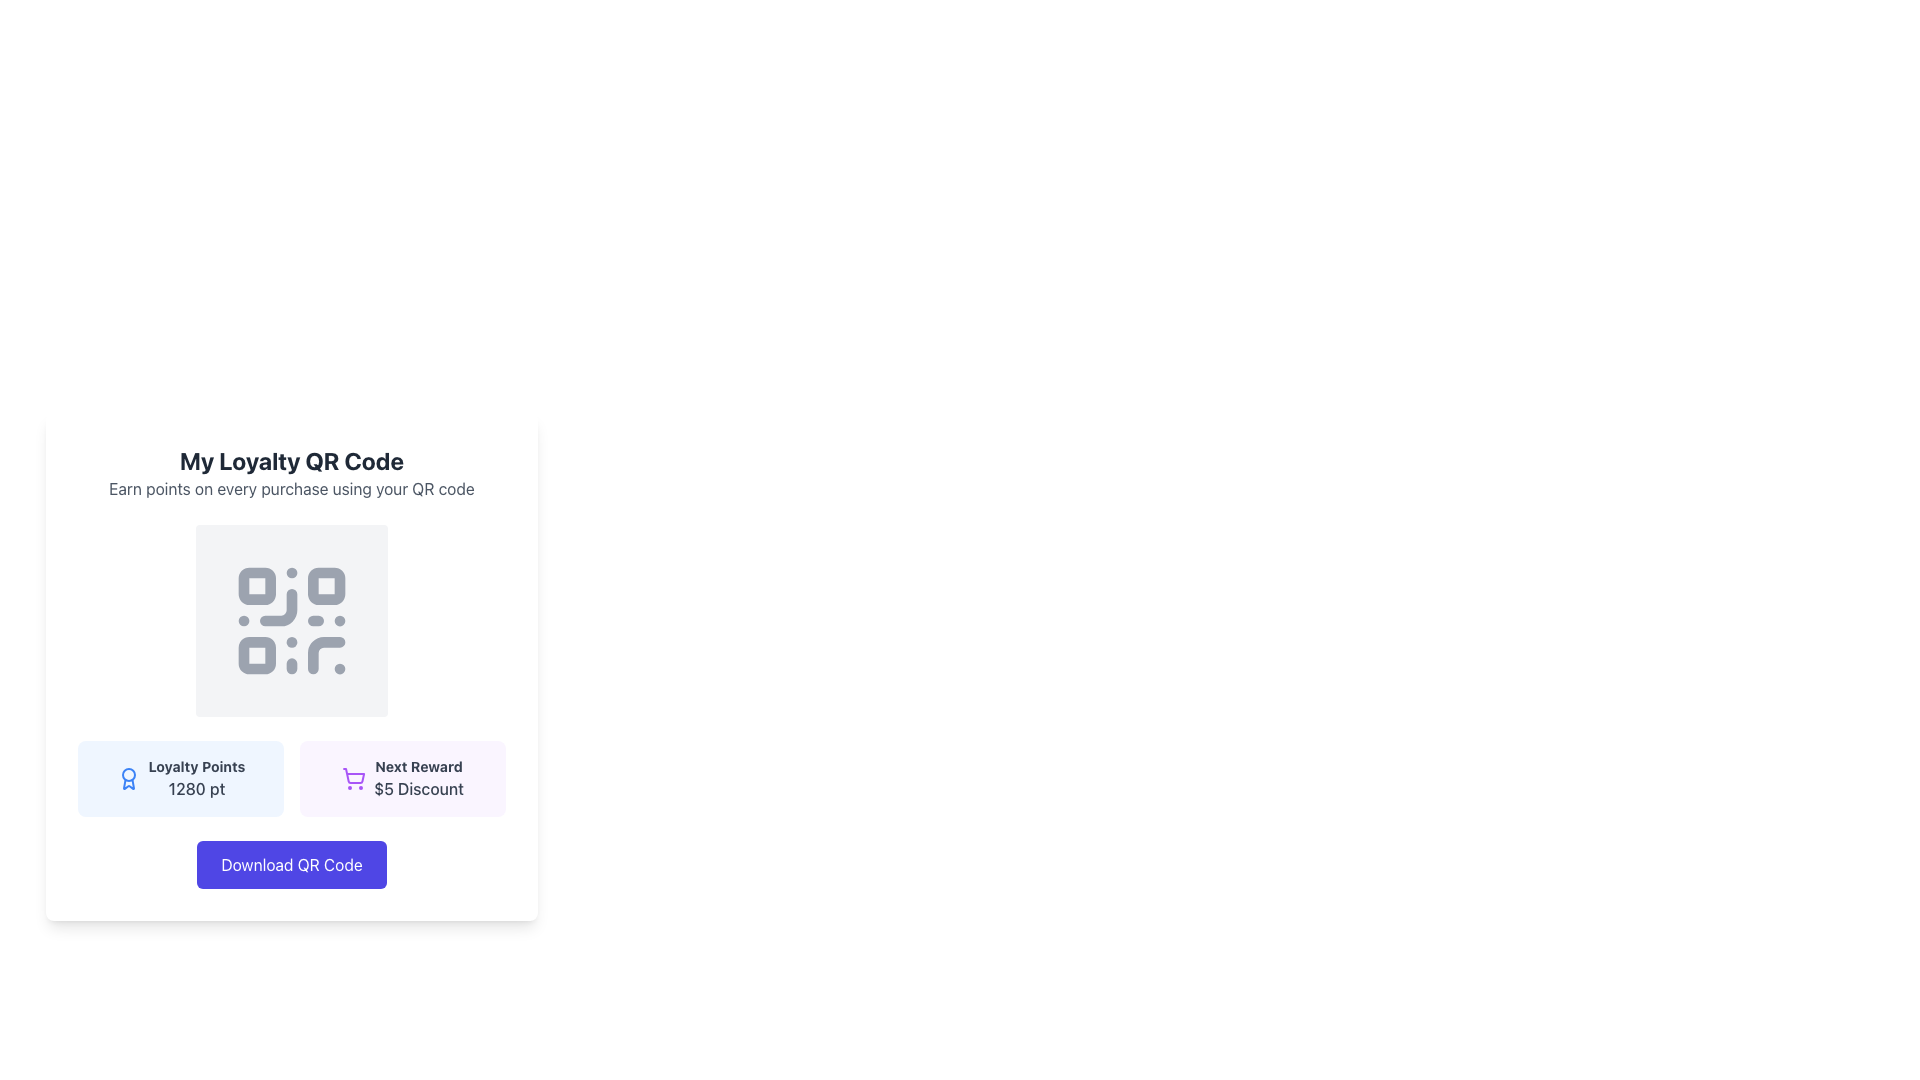  What do you see at coordinates (291, 620) in the screenshot?
I see `the QR code image that is centered beneath the text 'My Loyalty QR Code' and above the loyalty point detail buttons` at bounding box center [291, 620].